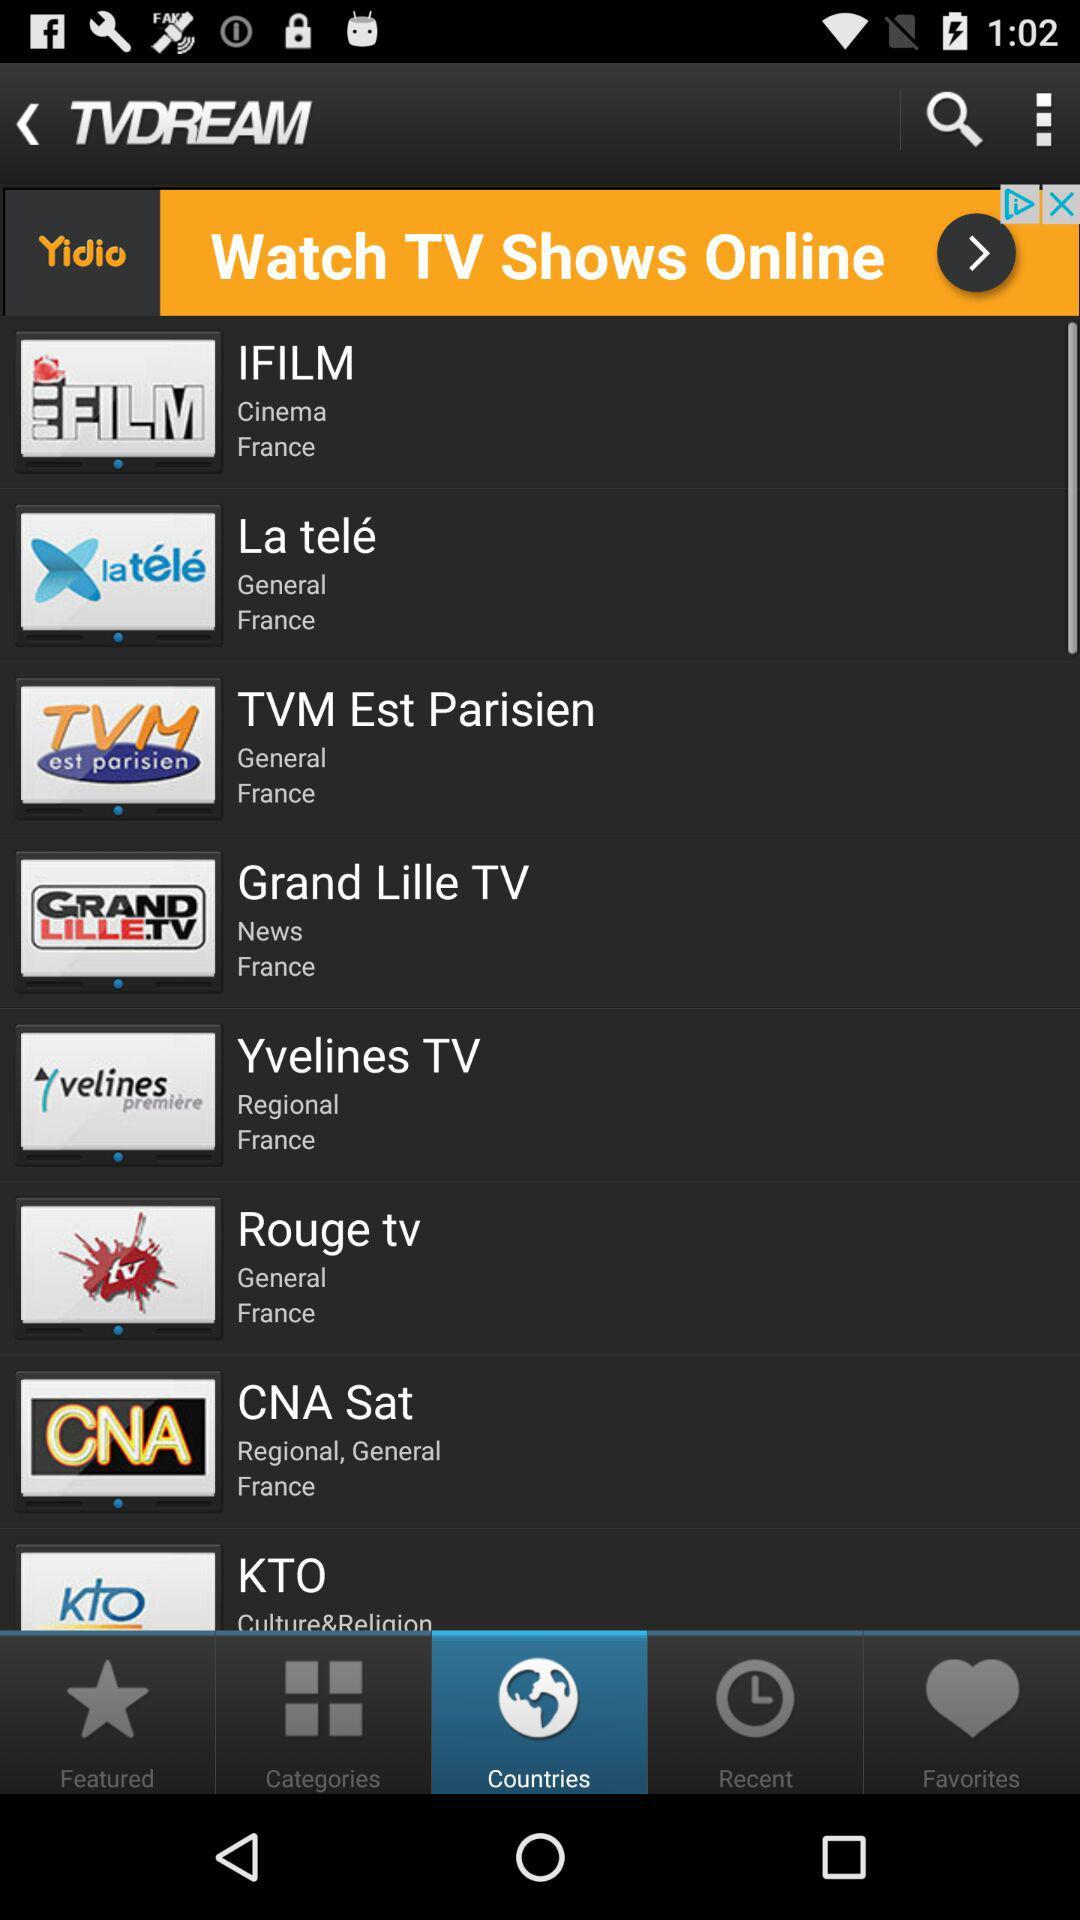 The image size is (1080, 1920). Describe the element at coordinates (540, 249) in the screenshot. I see `previous` at that location.